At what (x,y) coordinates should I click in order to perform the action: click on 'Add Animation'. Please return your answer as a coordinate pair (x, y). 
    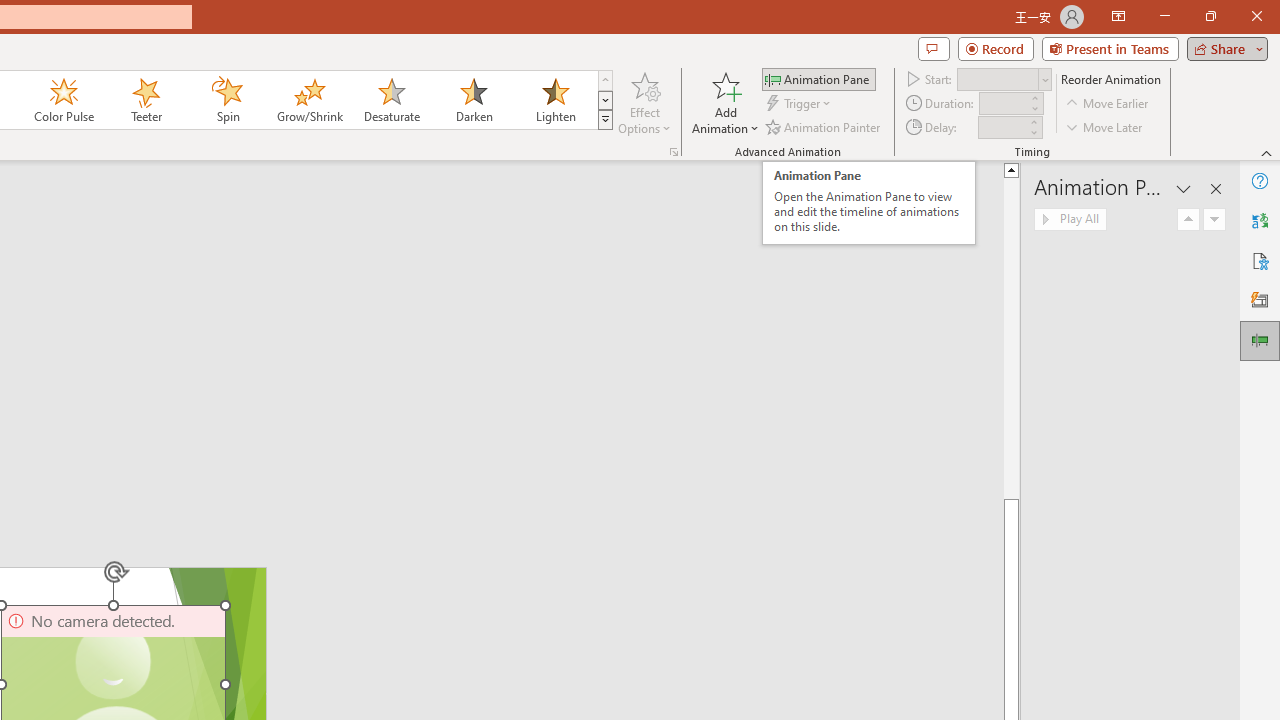
    Looking at the image, I should click on (724, 103).